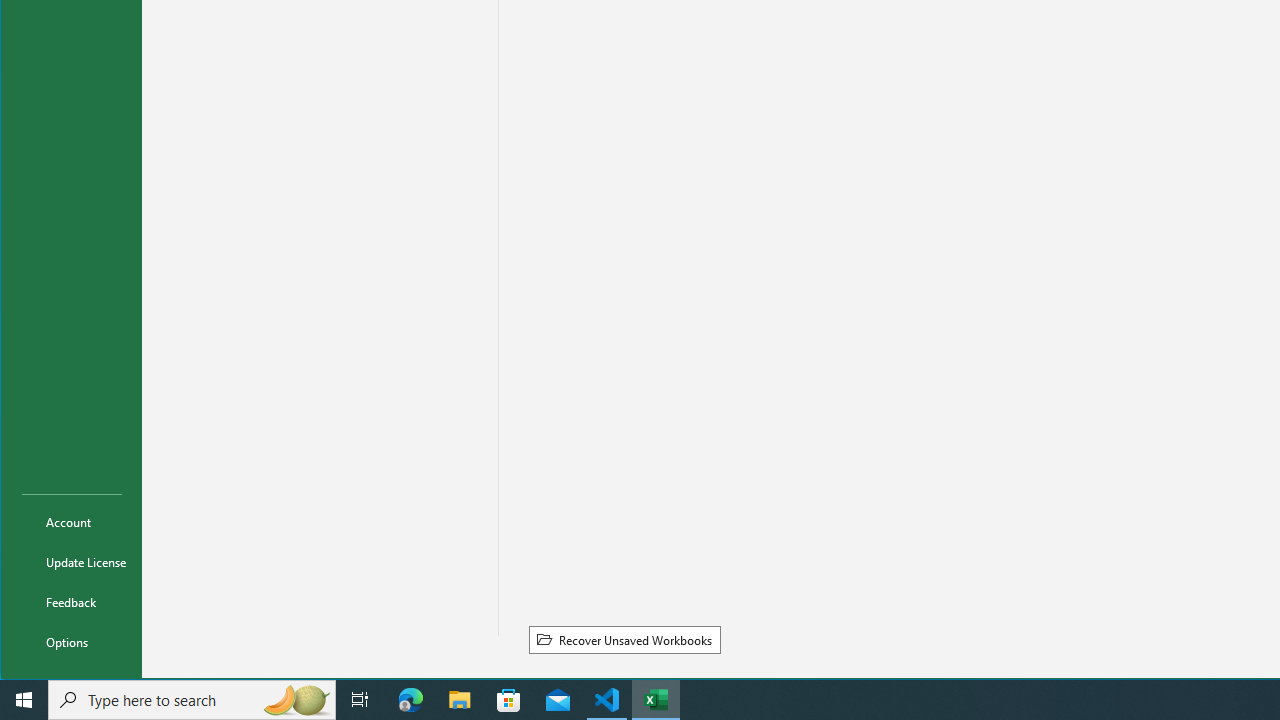 This screenshot has height=720, width=1280. Describe the element at coordinates (656, 698) in the screenshot. I see `'Excel - 1 running window'` at that location.